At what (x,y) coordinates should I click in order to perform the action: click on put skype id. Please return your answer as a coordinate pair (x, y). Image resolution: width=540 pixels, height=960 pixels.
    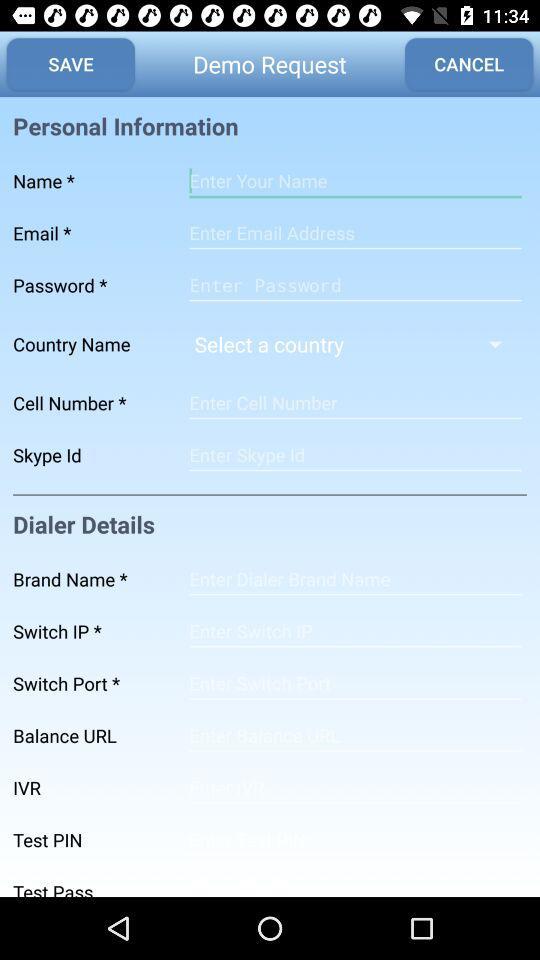
    Looking at the image, I should click on (354, 455).